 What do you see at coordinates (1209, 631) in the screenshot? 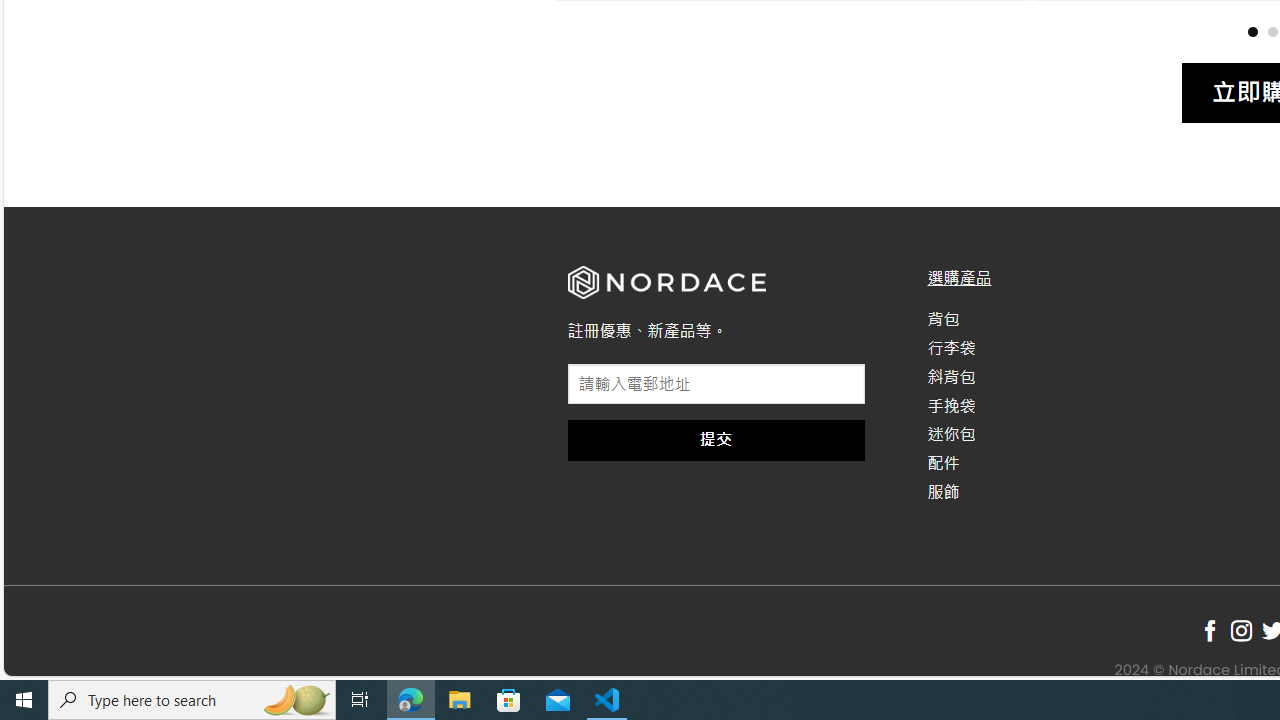
I see `'Follow on Facebook'` at bounding box center [1209, 631].